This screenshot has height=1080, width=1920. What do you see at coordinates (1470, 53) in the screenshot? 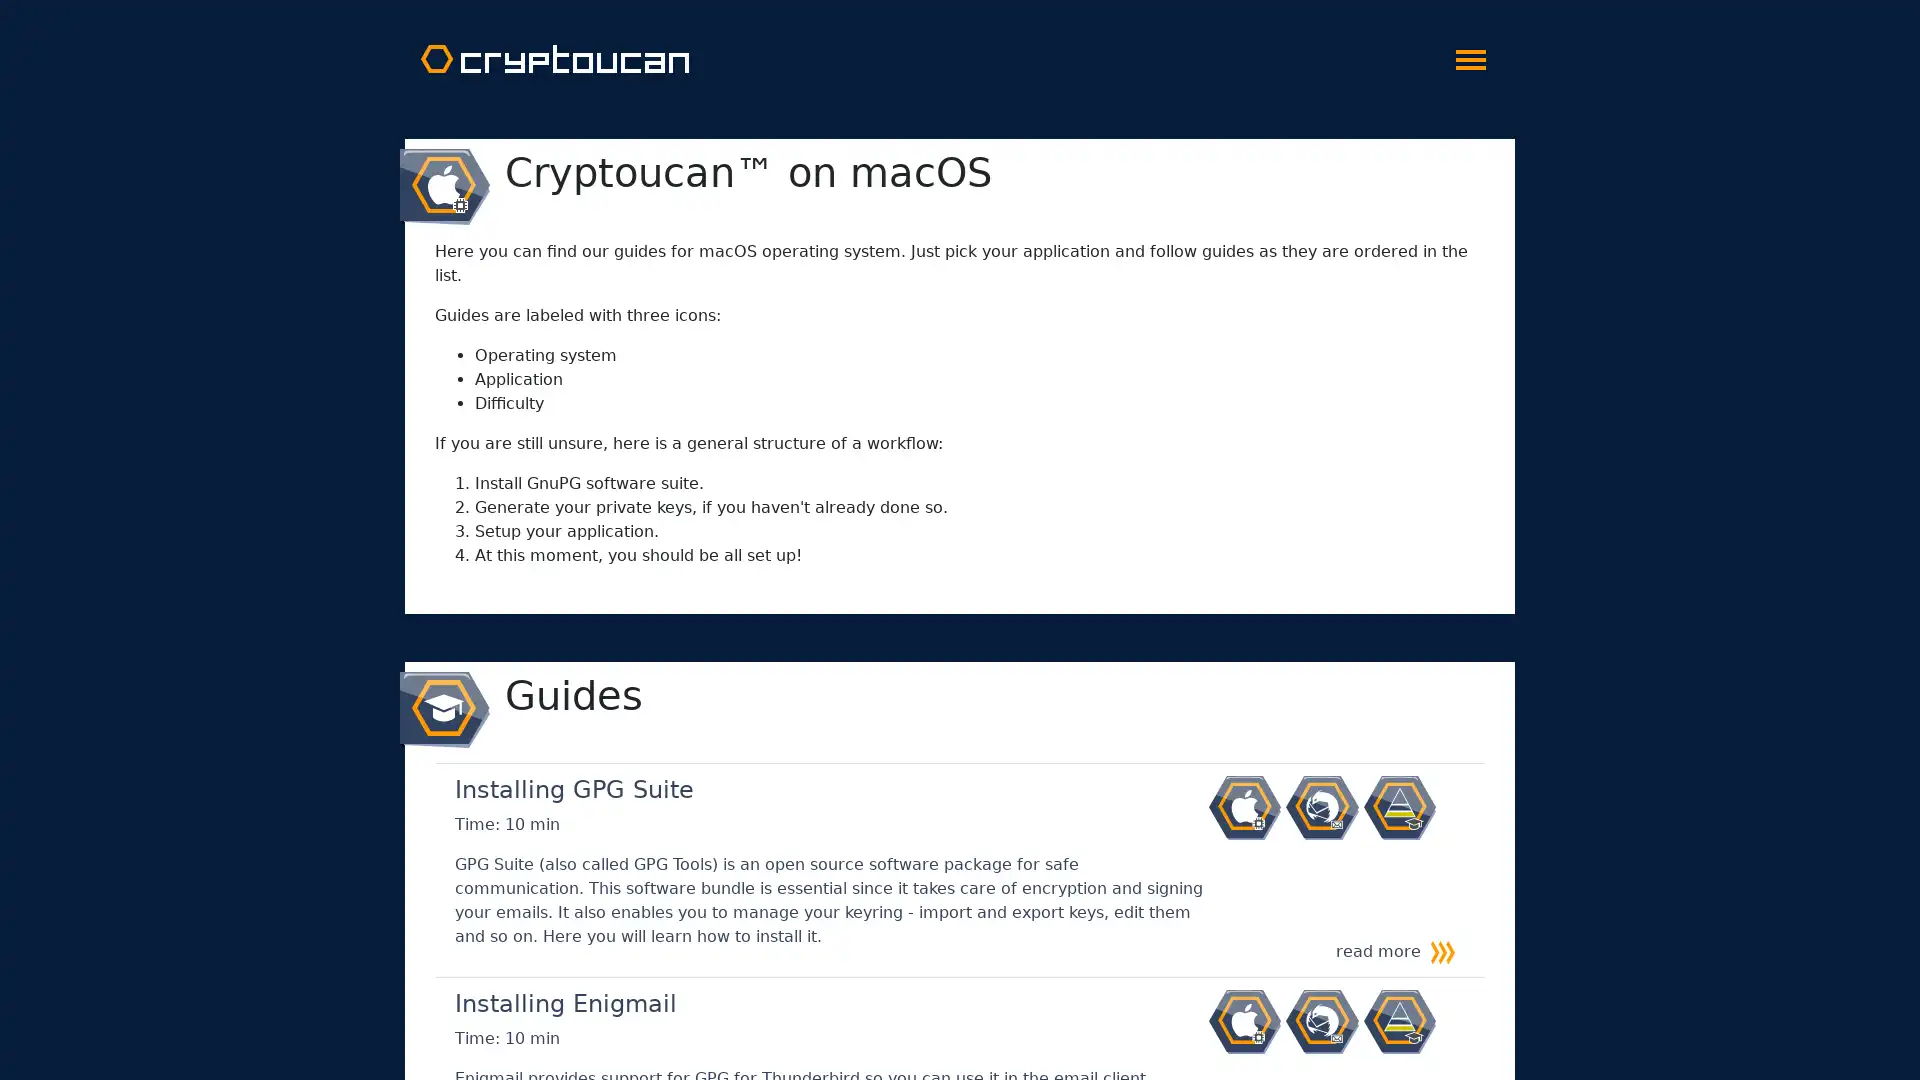
I see `Toggle navigation` at bounding box center [1470, 53].